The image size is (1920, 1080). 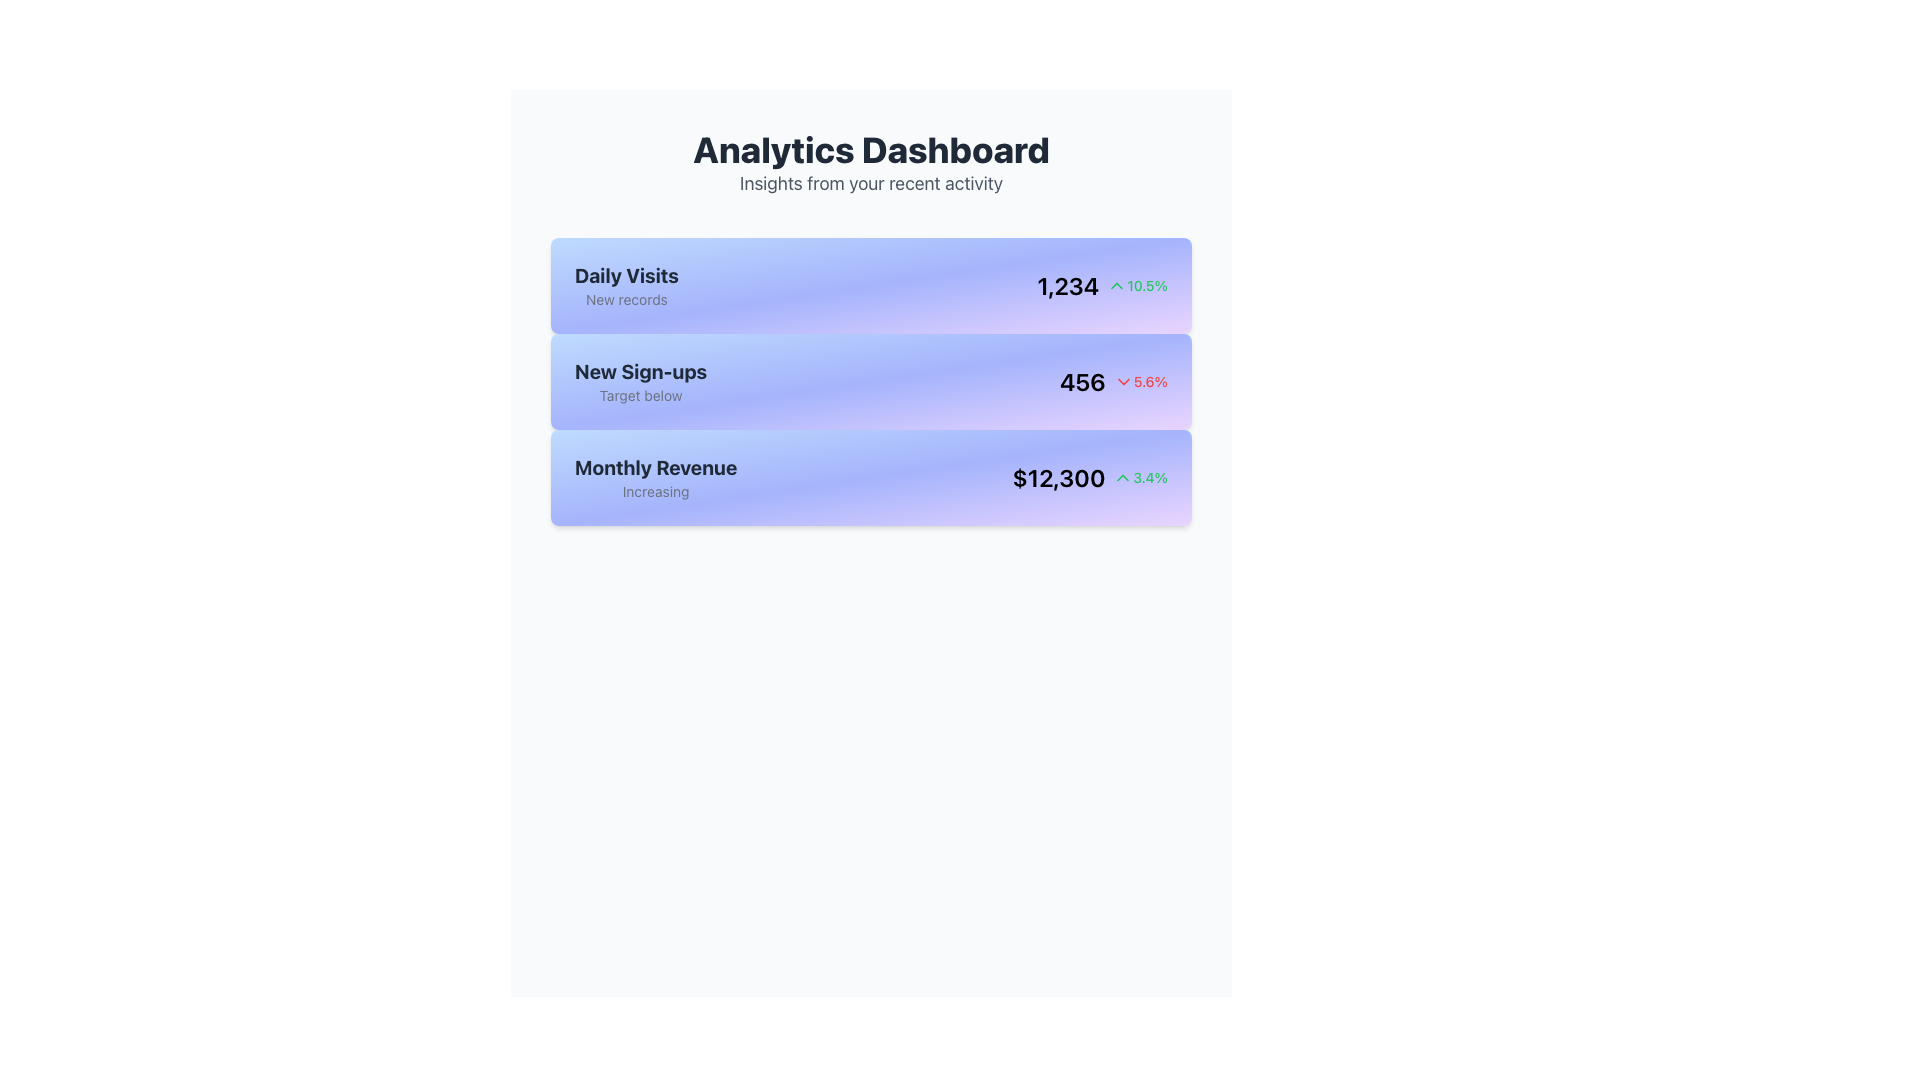 I want to click on the bold heading text component that reads 'Analytics Dashboard', which is styled in a large font size and dark gray color, positioned prominently at the top of the interface, so click(x=871, y=149).